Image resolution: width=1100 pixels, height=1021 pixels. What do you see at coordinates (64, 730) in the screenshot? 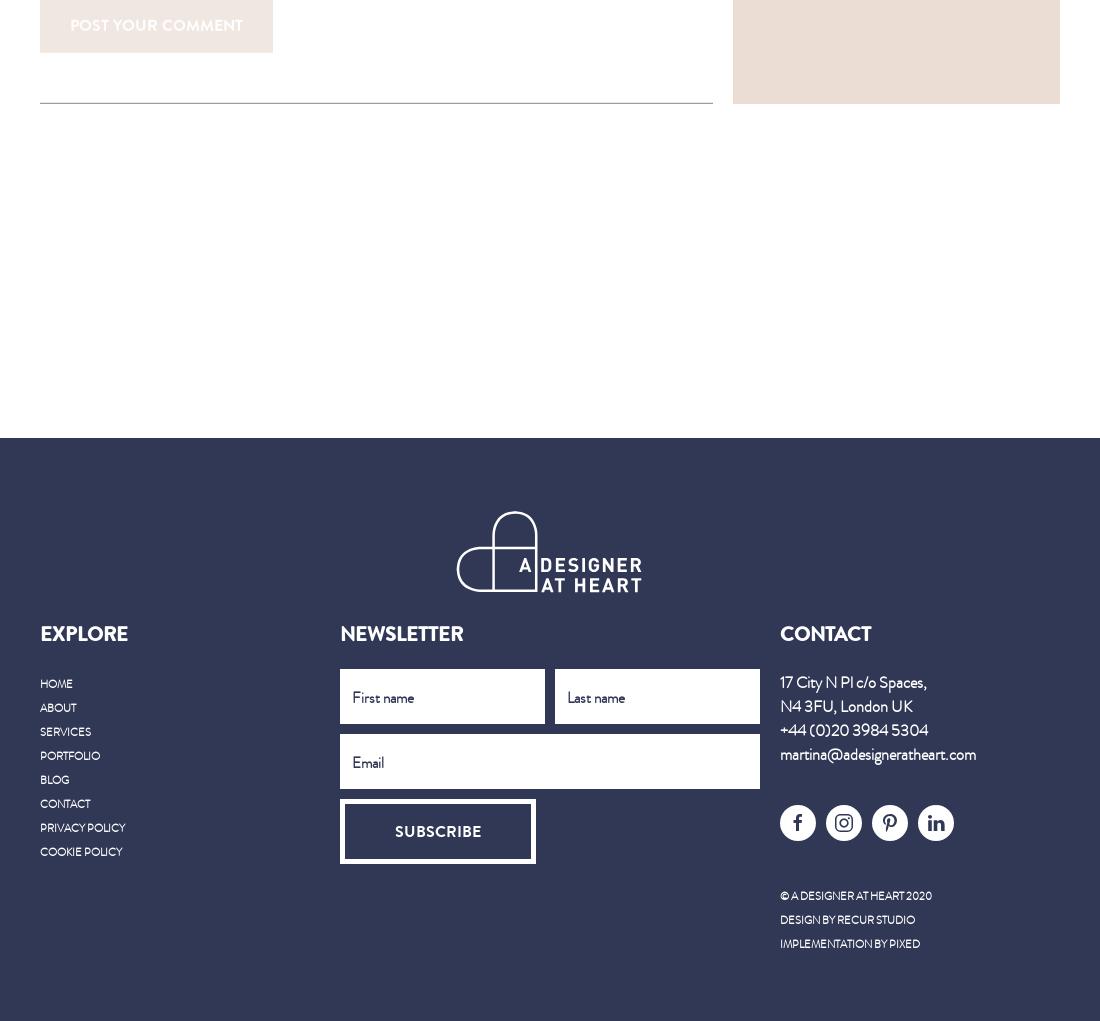
I see `'SERVICES'` at bounding box center [64, 730].